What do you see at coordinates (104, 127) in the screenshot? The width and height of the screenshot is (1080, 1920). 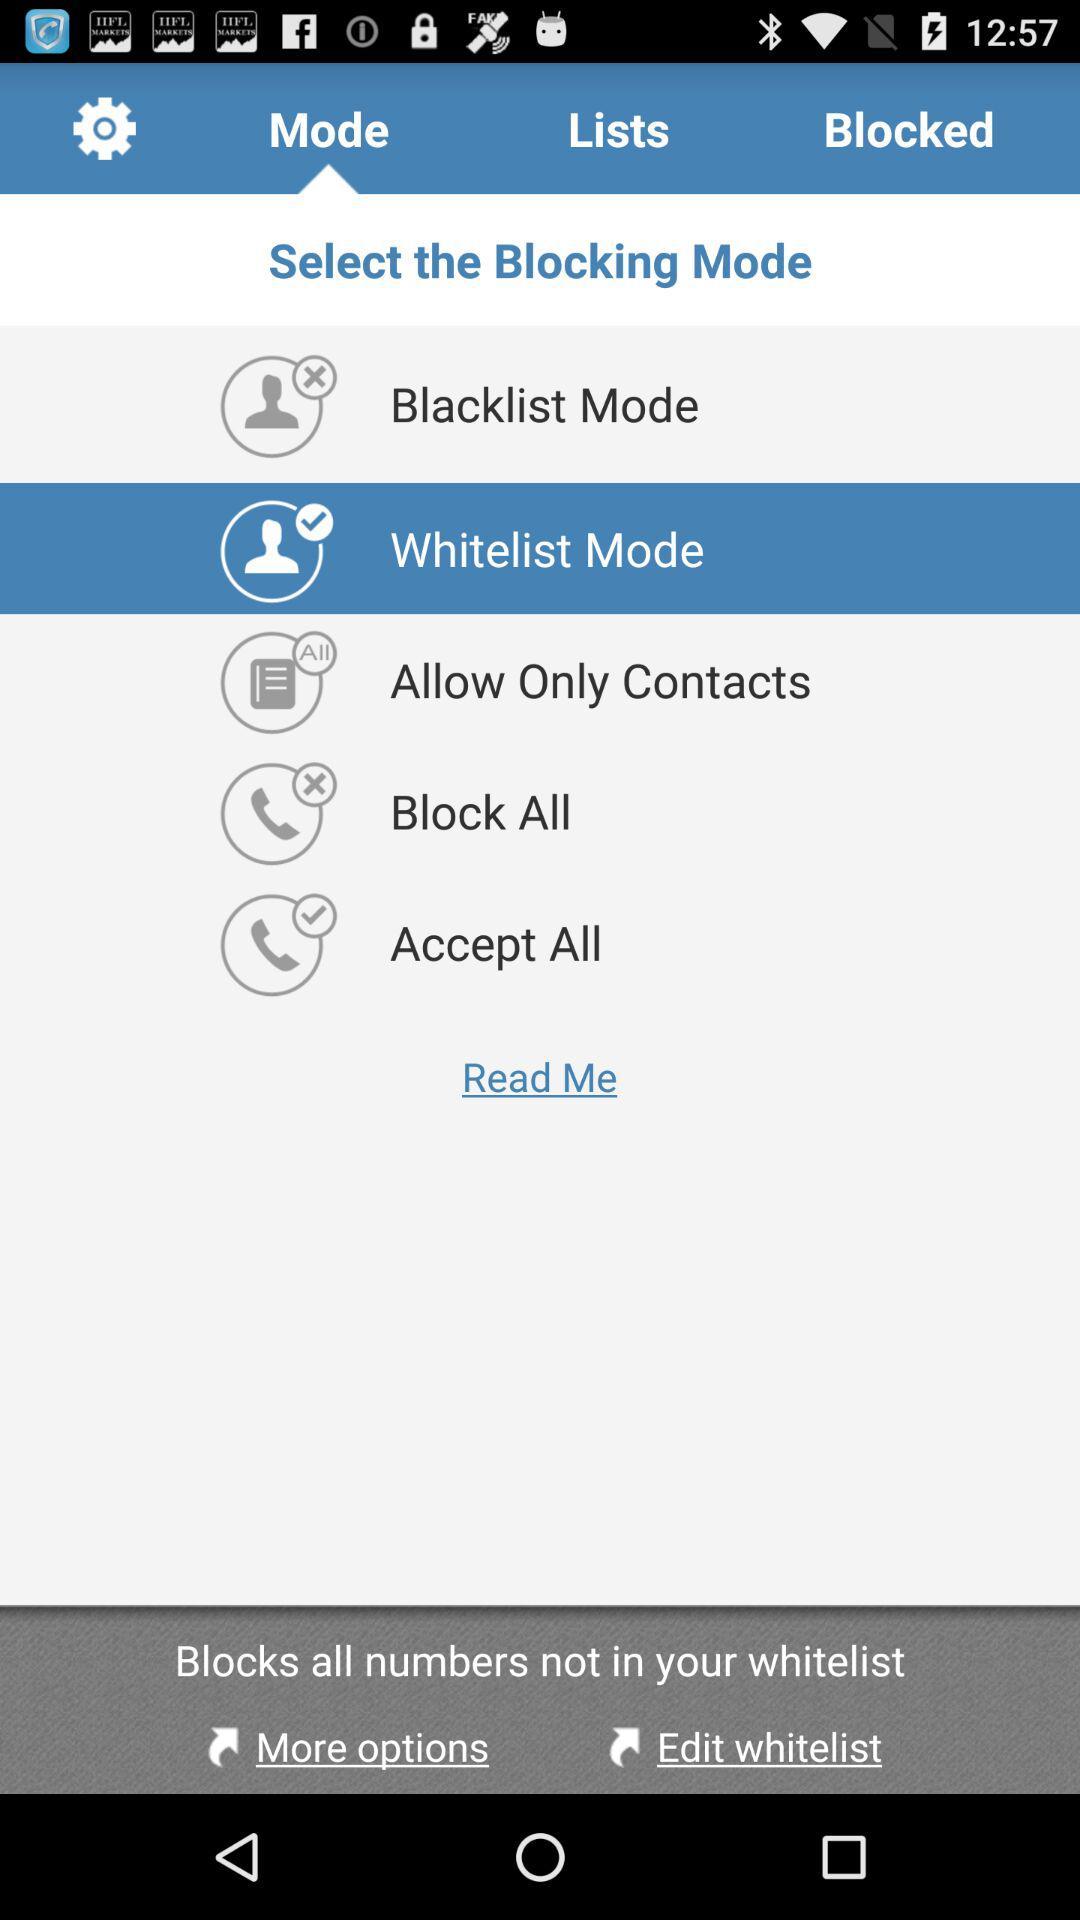 I see `item next to mode icon` at bounding box center [104, 127].